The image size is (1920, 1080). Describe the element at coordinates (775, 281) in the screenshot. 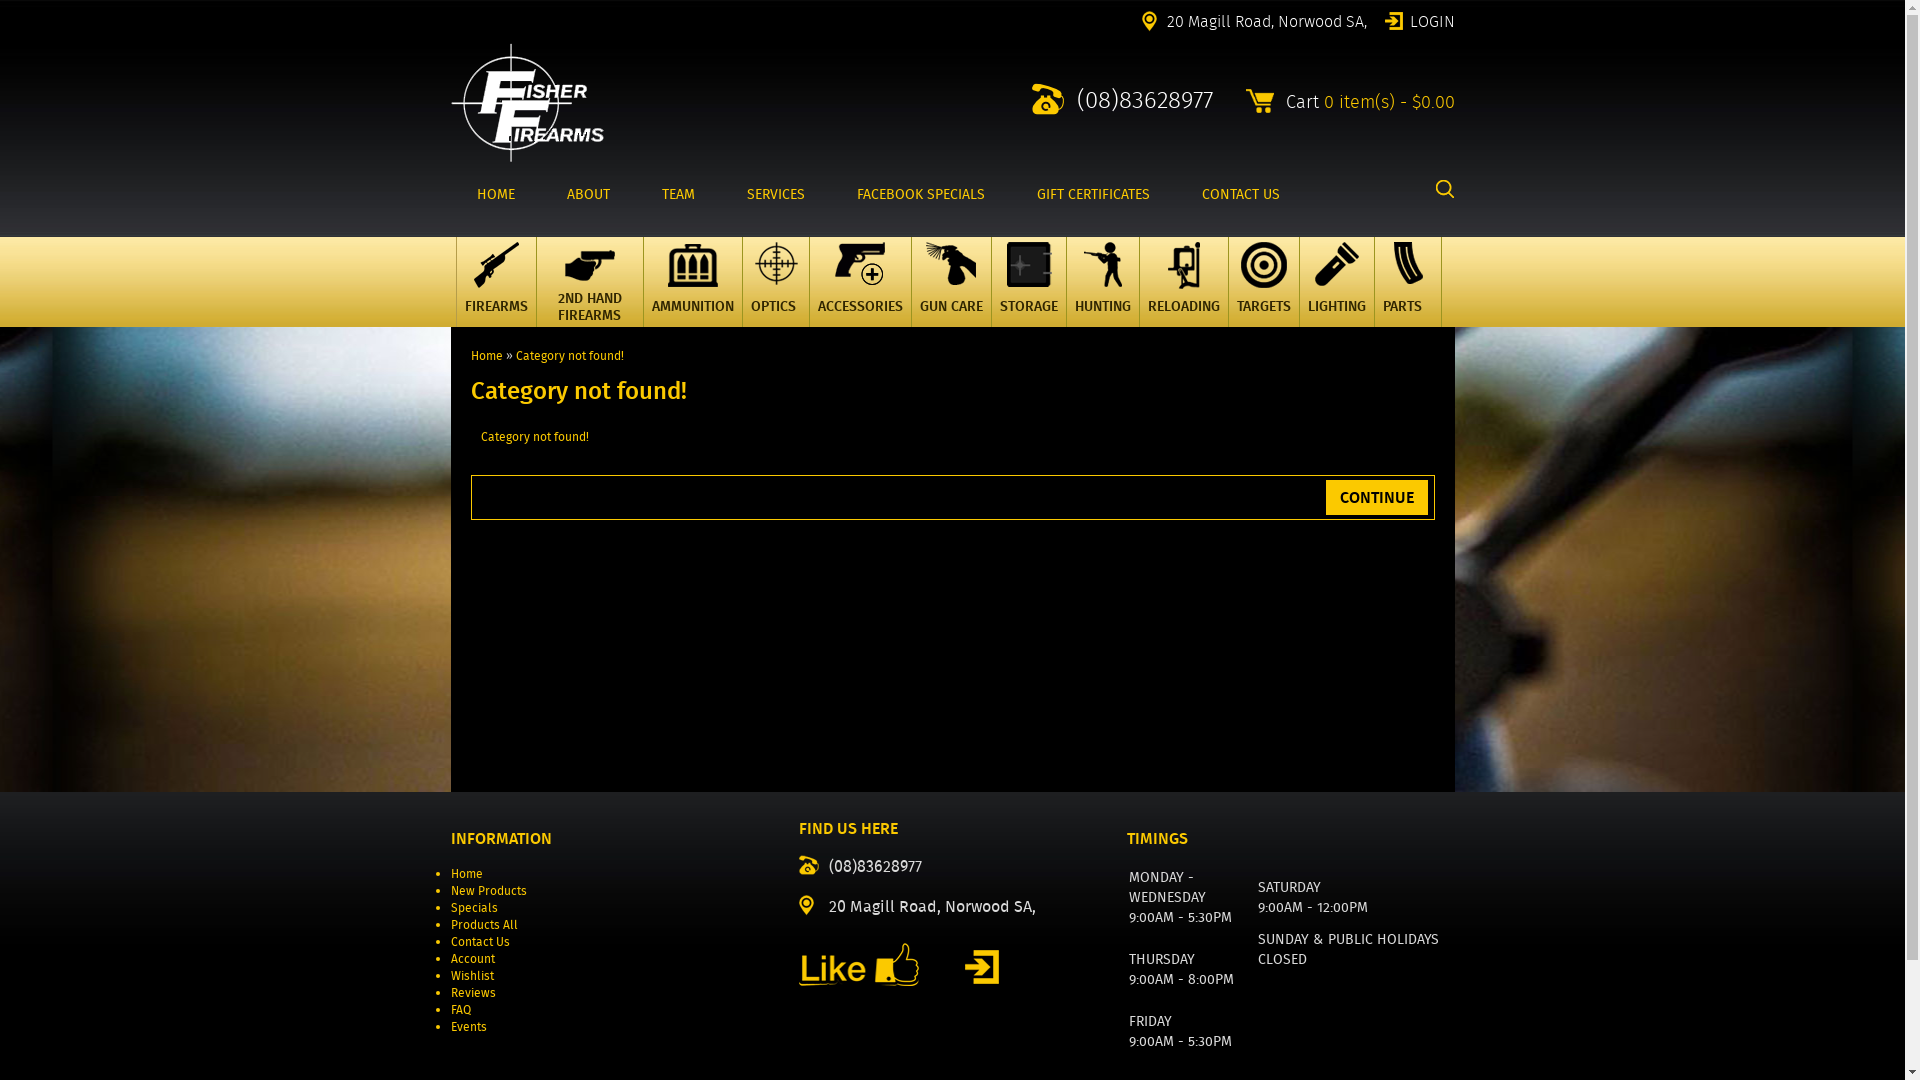

I see `'OPTICS'` at that location.